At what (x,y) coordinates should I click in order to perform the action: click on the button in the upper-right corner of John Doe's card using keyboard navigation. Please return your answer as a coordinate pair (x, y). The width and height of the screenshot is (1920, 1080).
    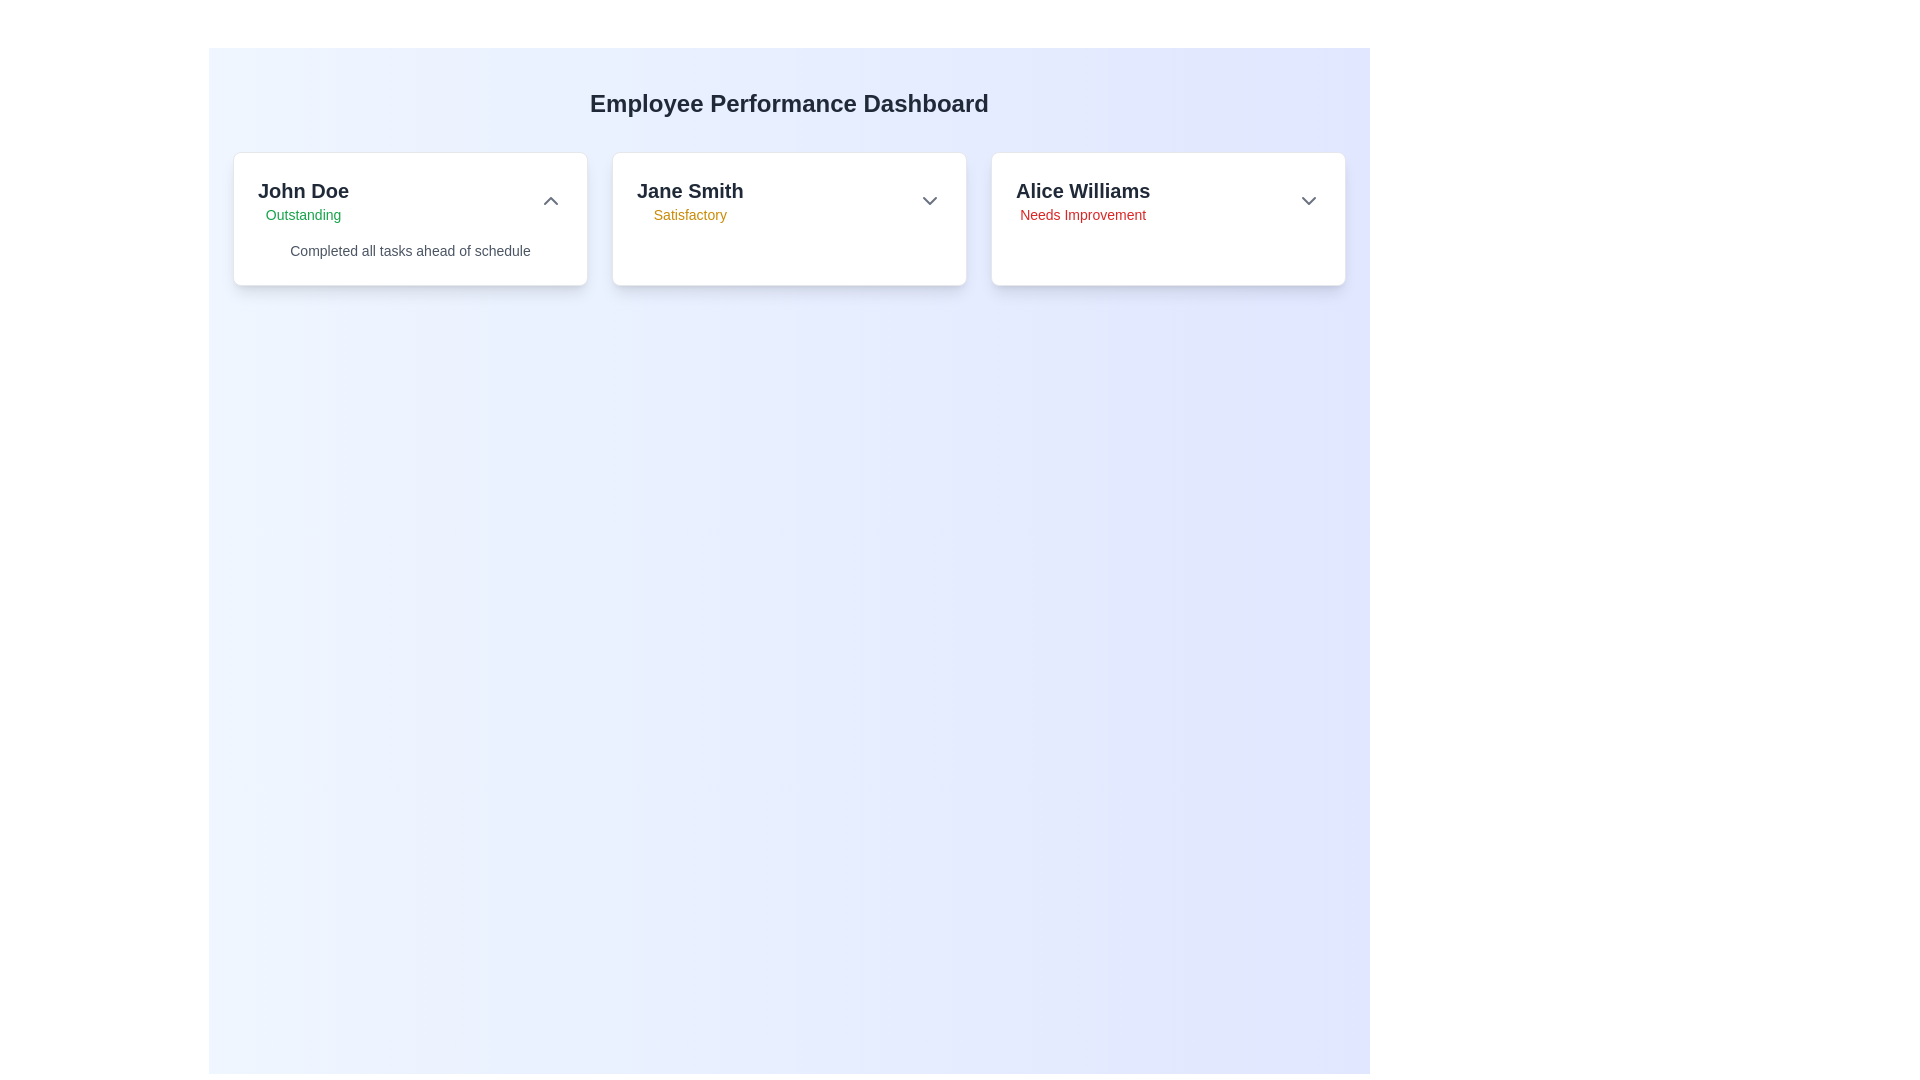
    Looking at the image, I should click on (551, 200).